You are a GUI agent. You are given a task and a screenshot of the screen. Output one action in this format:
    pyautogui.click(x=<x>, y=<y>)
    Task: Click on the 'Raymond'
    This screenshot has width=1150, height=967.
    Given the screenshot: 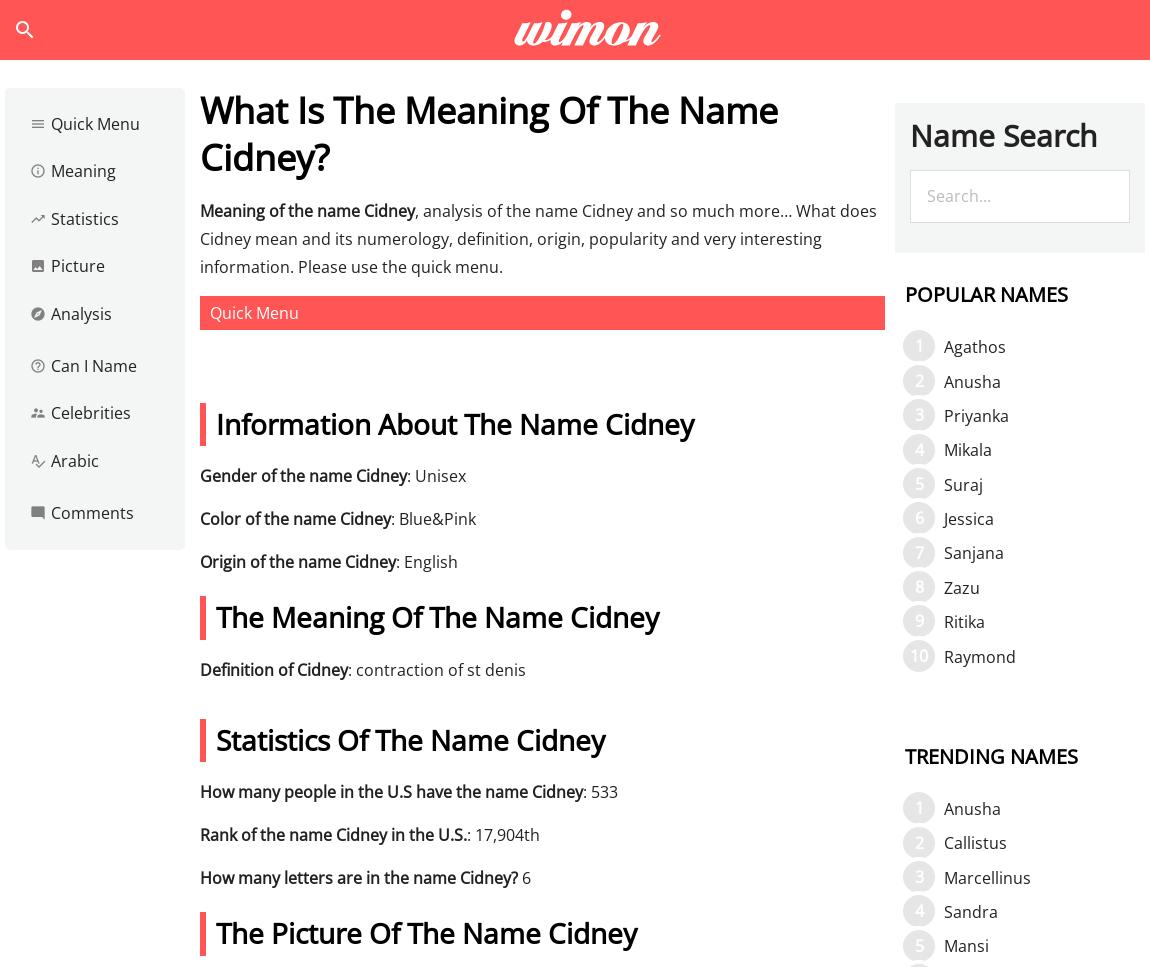 What is the action you would take?
    pyautogui.click(x=980, y=655)
    